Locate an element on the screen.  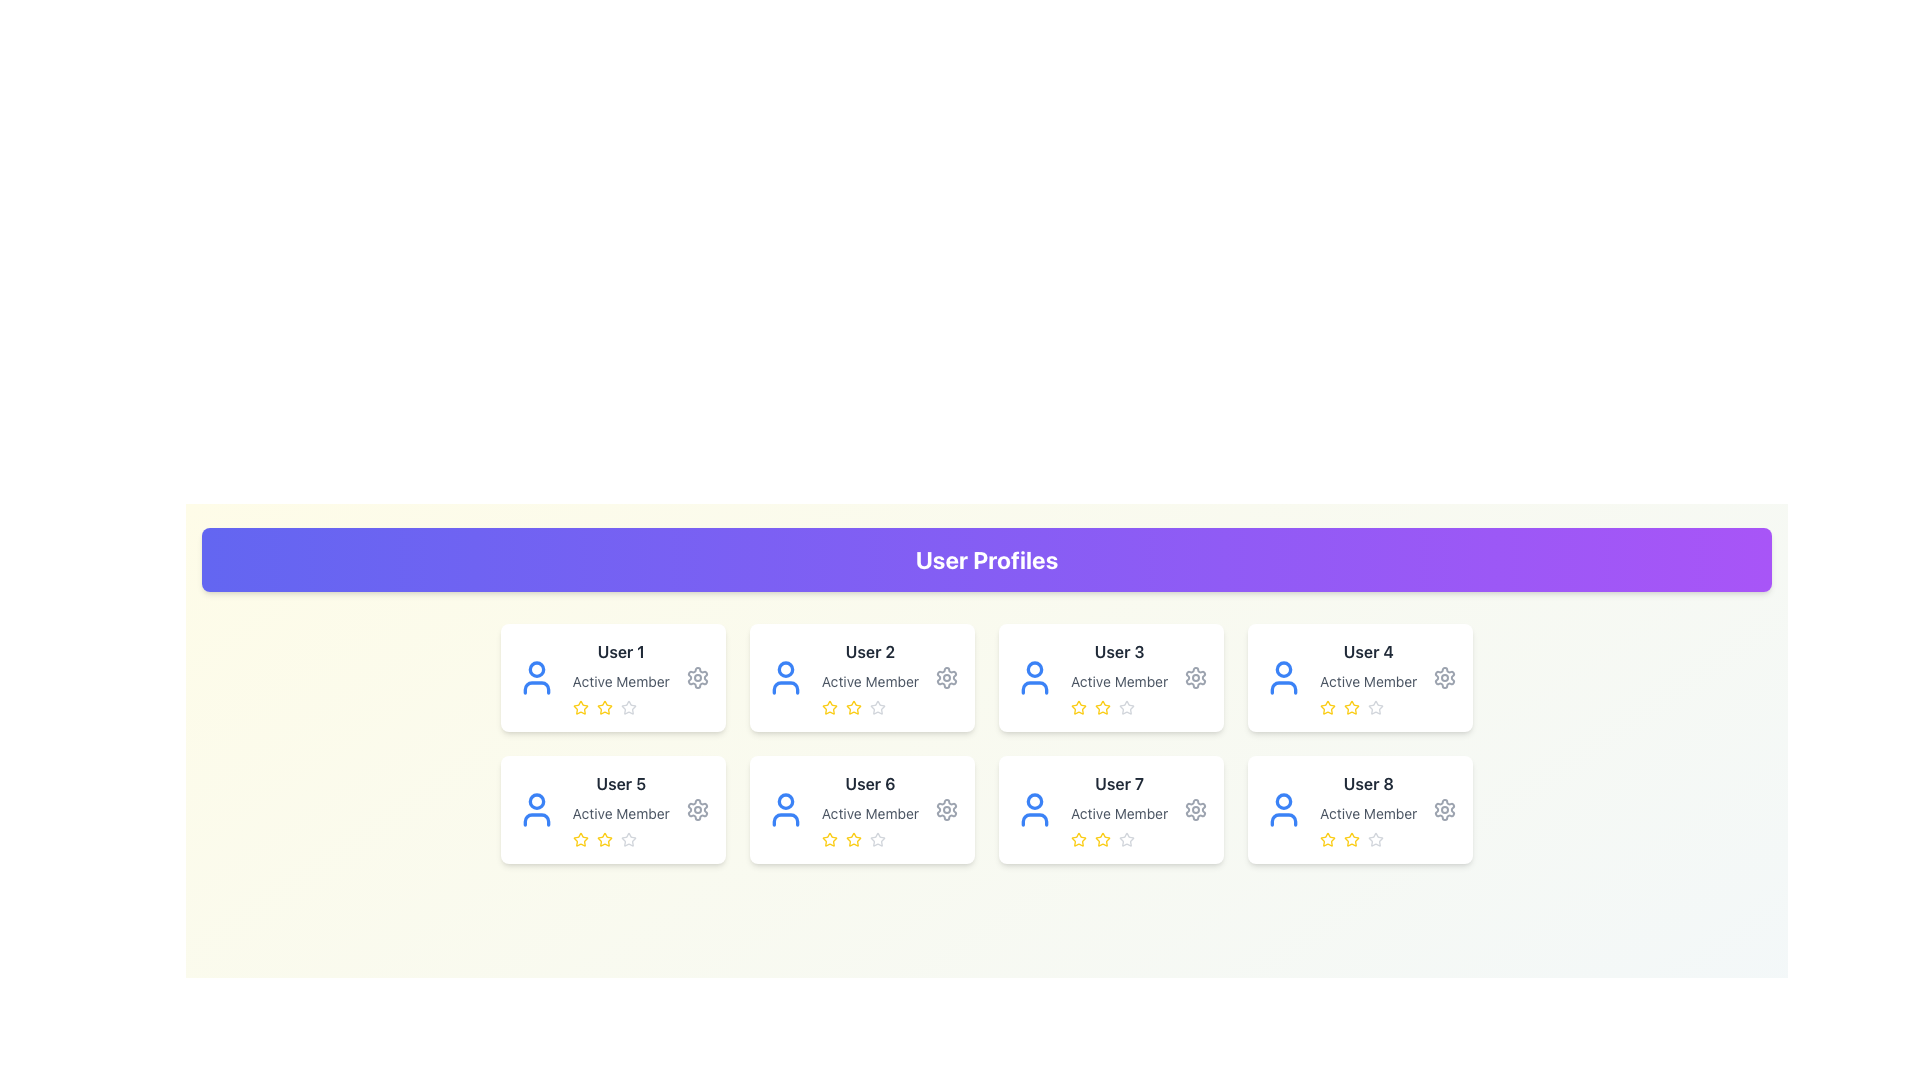
text content of the bold text label displaying 'User 2', which is centrally aligned above user details in the user card layout is located at coordinates (870, 651).